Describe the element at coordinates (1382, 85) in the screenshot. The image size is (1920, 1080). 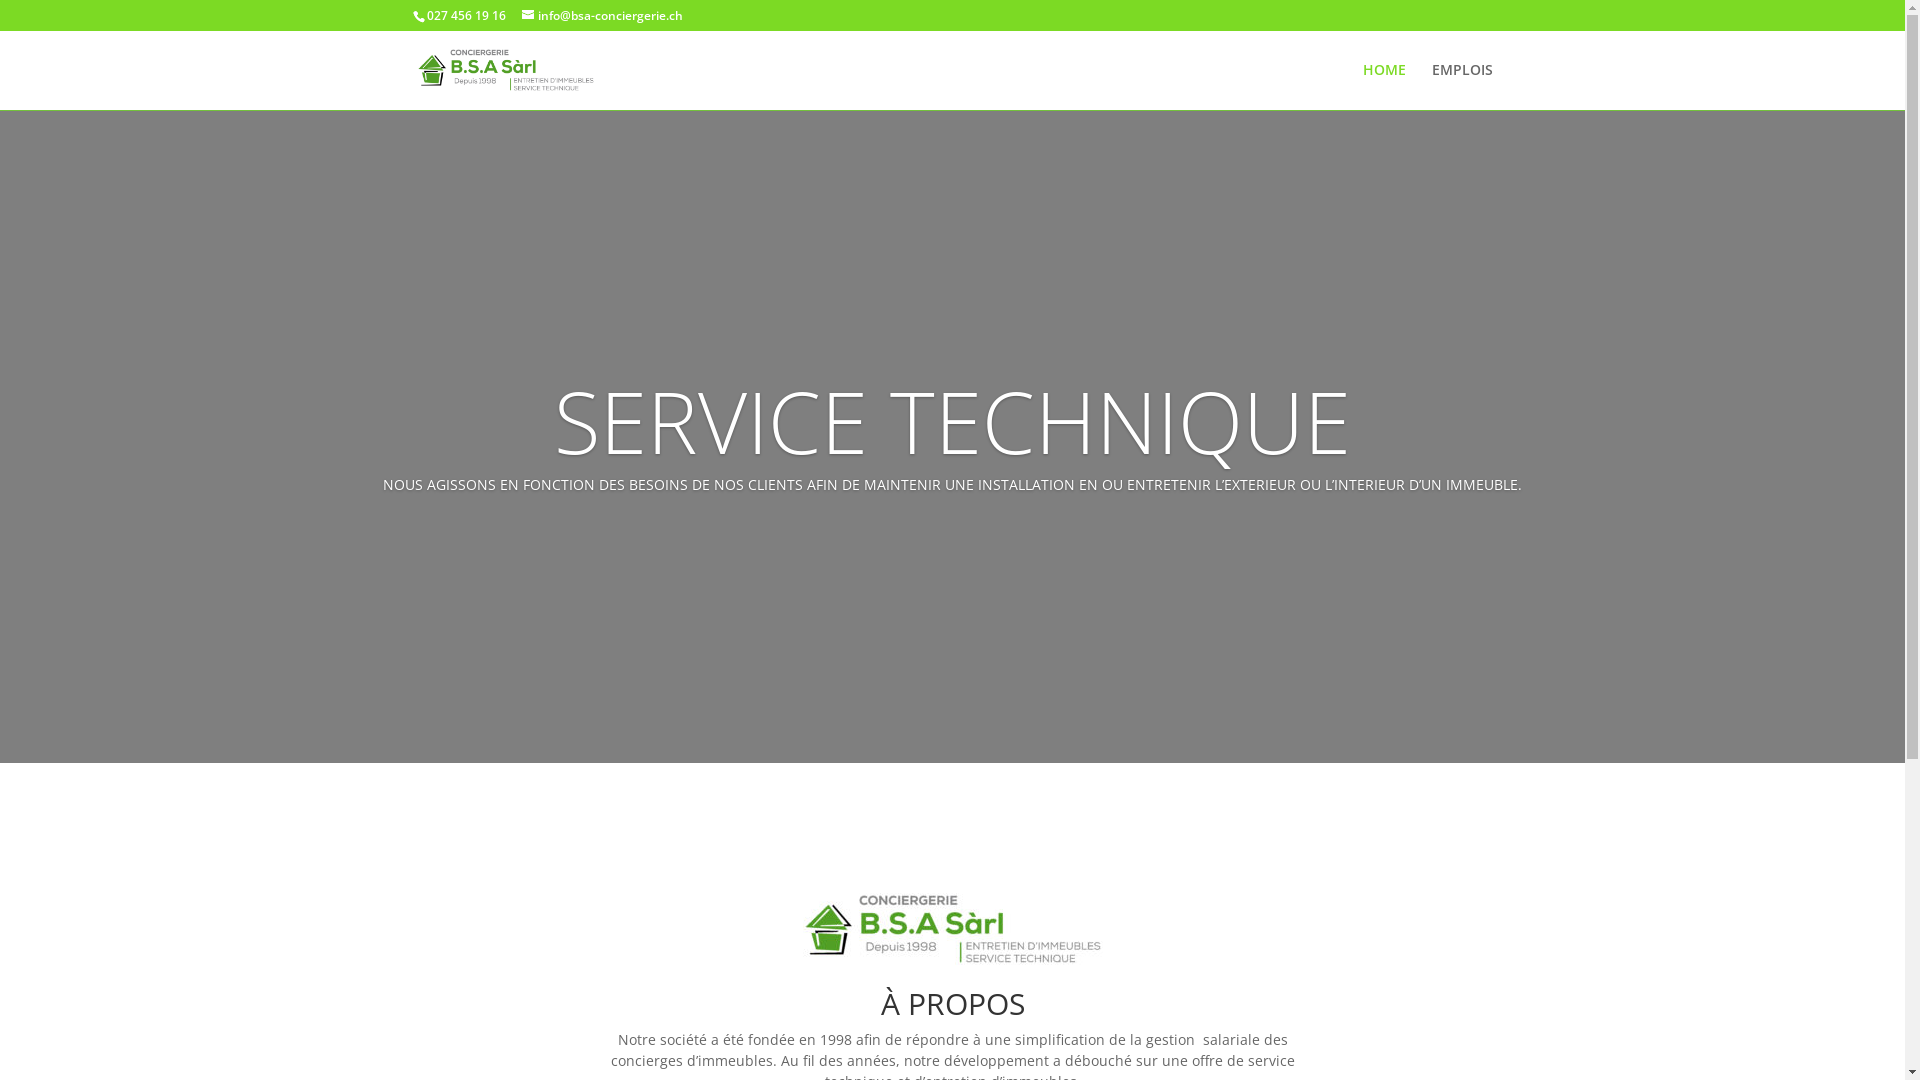
I see `'HOME'` at that location.